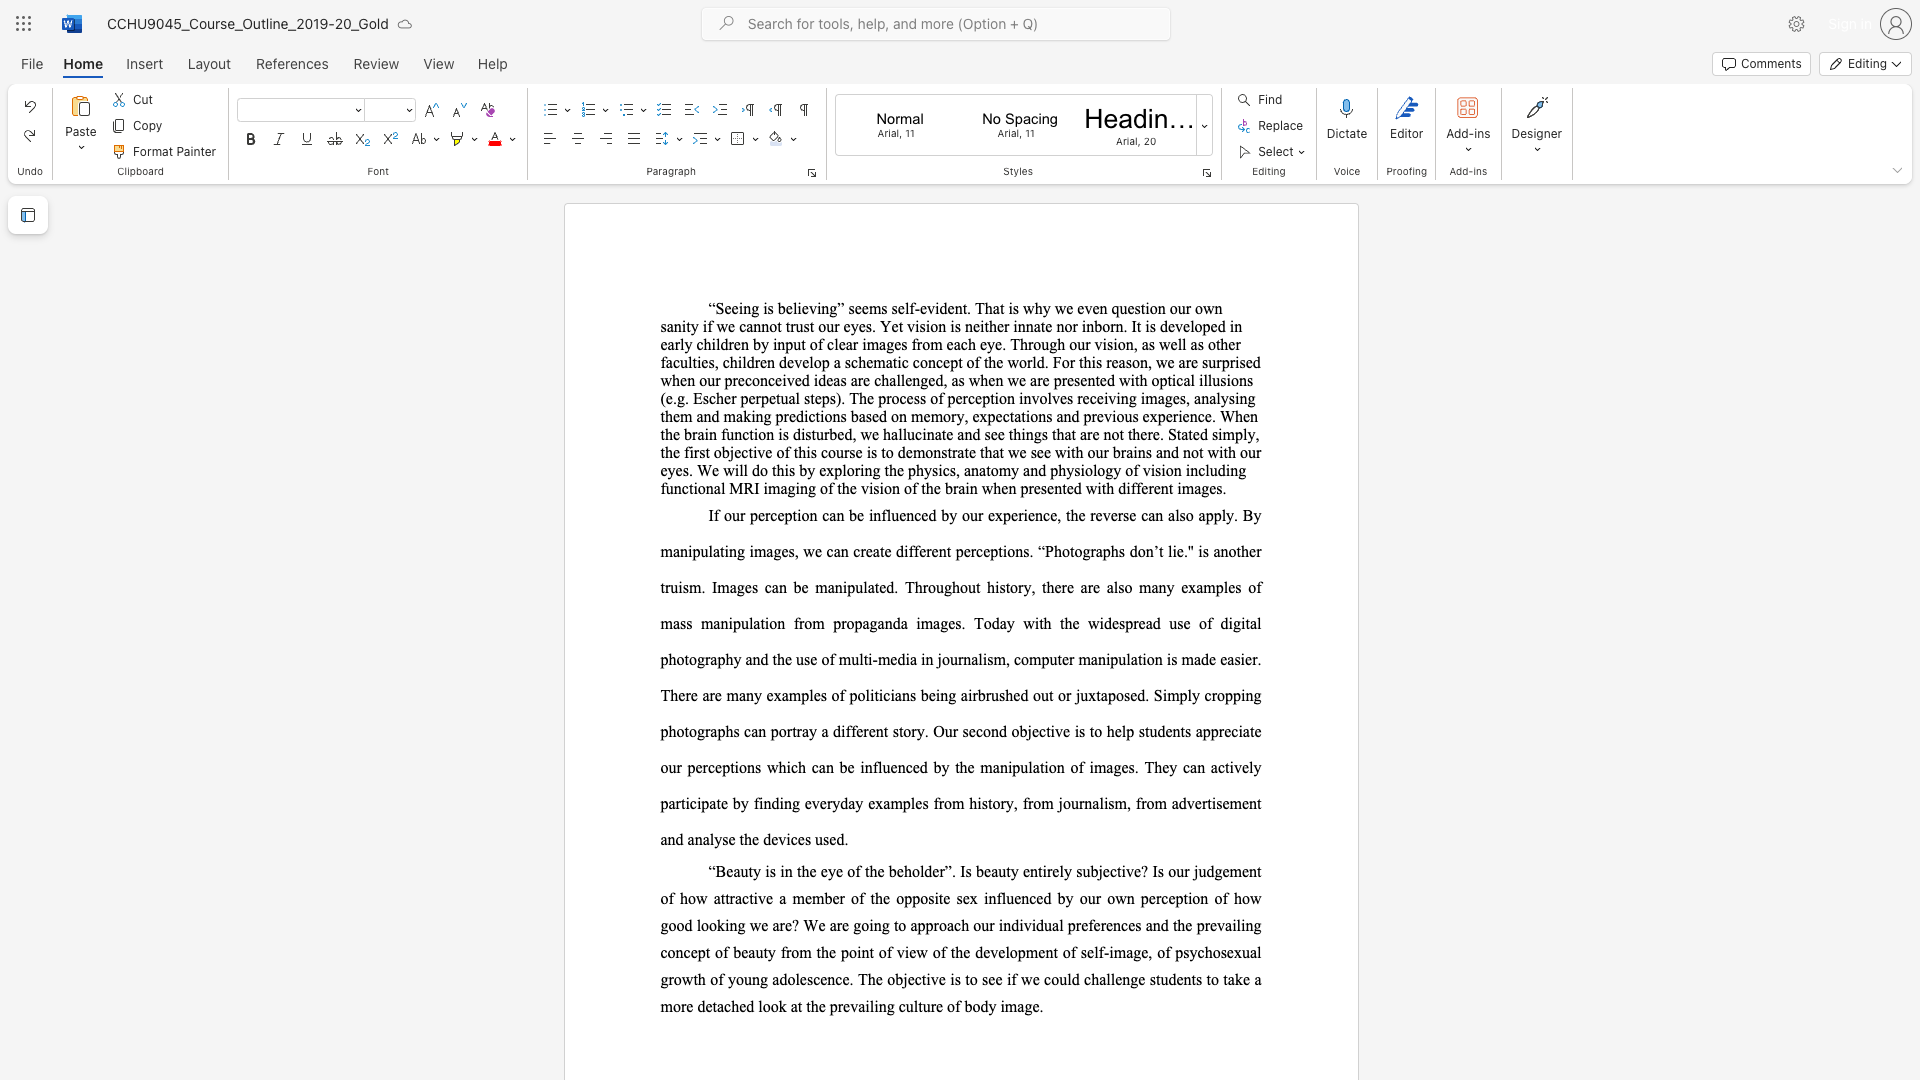  What do you see at coordinates (796, 308) in the screenshot?
I see `the subset text "ieving” seems self-evident. That is why we even question our own sanity if we cannot trust our eyes. Yet vision is neither innate nor inborn. It is developed in early children by input of clear images from each eye. Thr" within the text "“Seeing is believing” seems self-evident. That is why we even question our own sanity if we cannot trust our eyes. Yet vision is neither innate nor inborn. It is developed in early children by input of clear images from each eye. Through our vision, as well as other faculties, children develop a schematic concept of the world. For this reason, we are surprised when our preconceived ideas are challenged, as when we are presented with optical illusions (e.g. Escher perpetual steps). The process of perception"` at bounding box center [796, 308].